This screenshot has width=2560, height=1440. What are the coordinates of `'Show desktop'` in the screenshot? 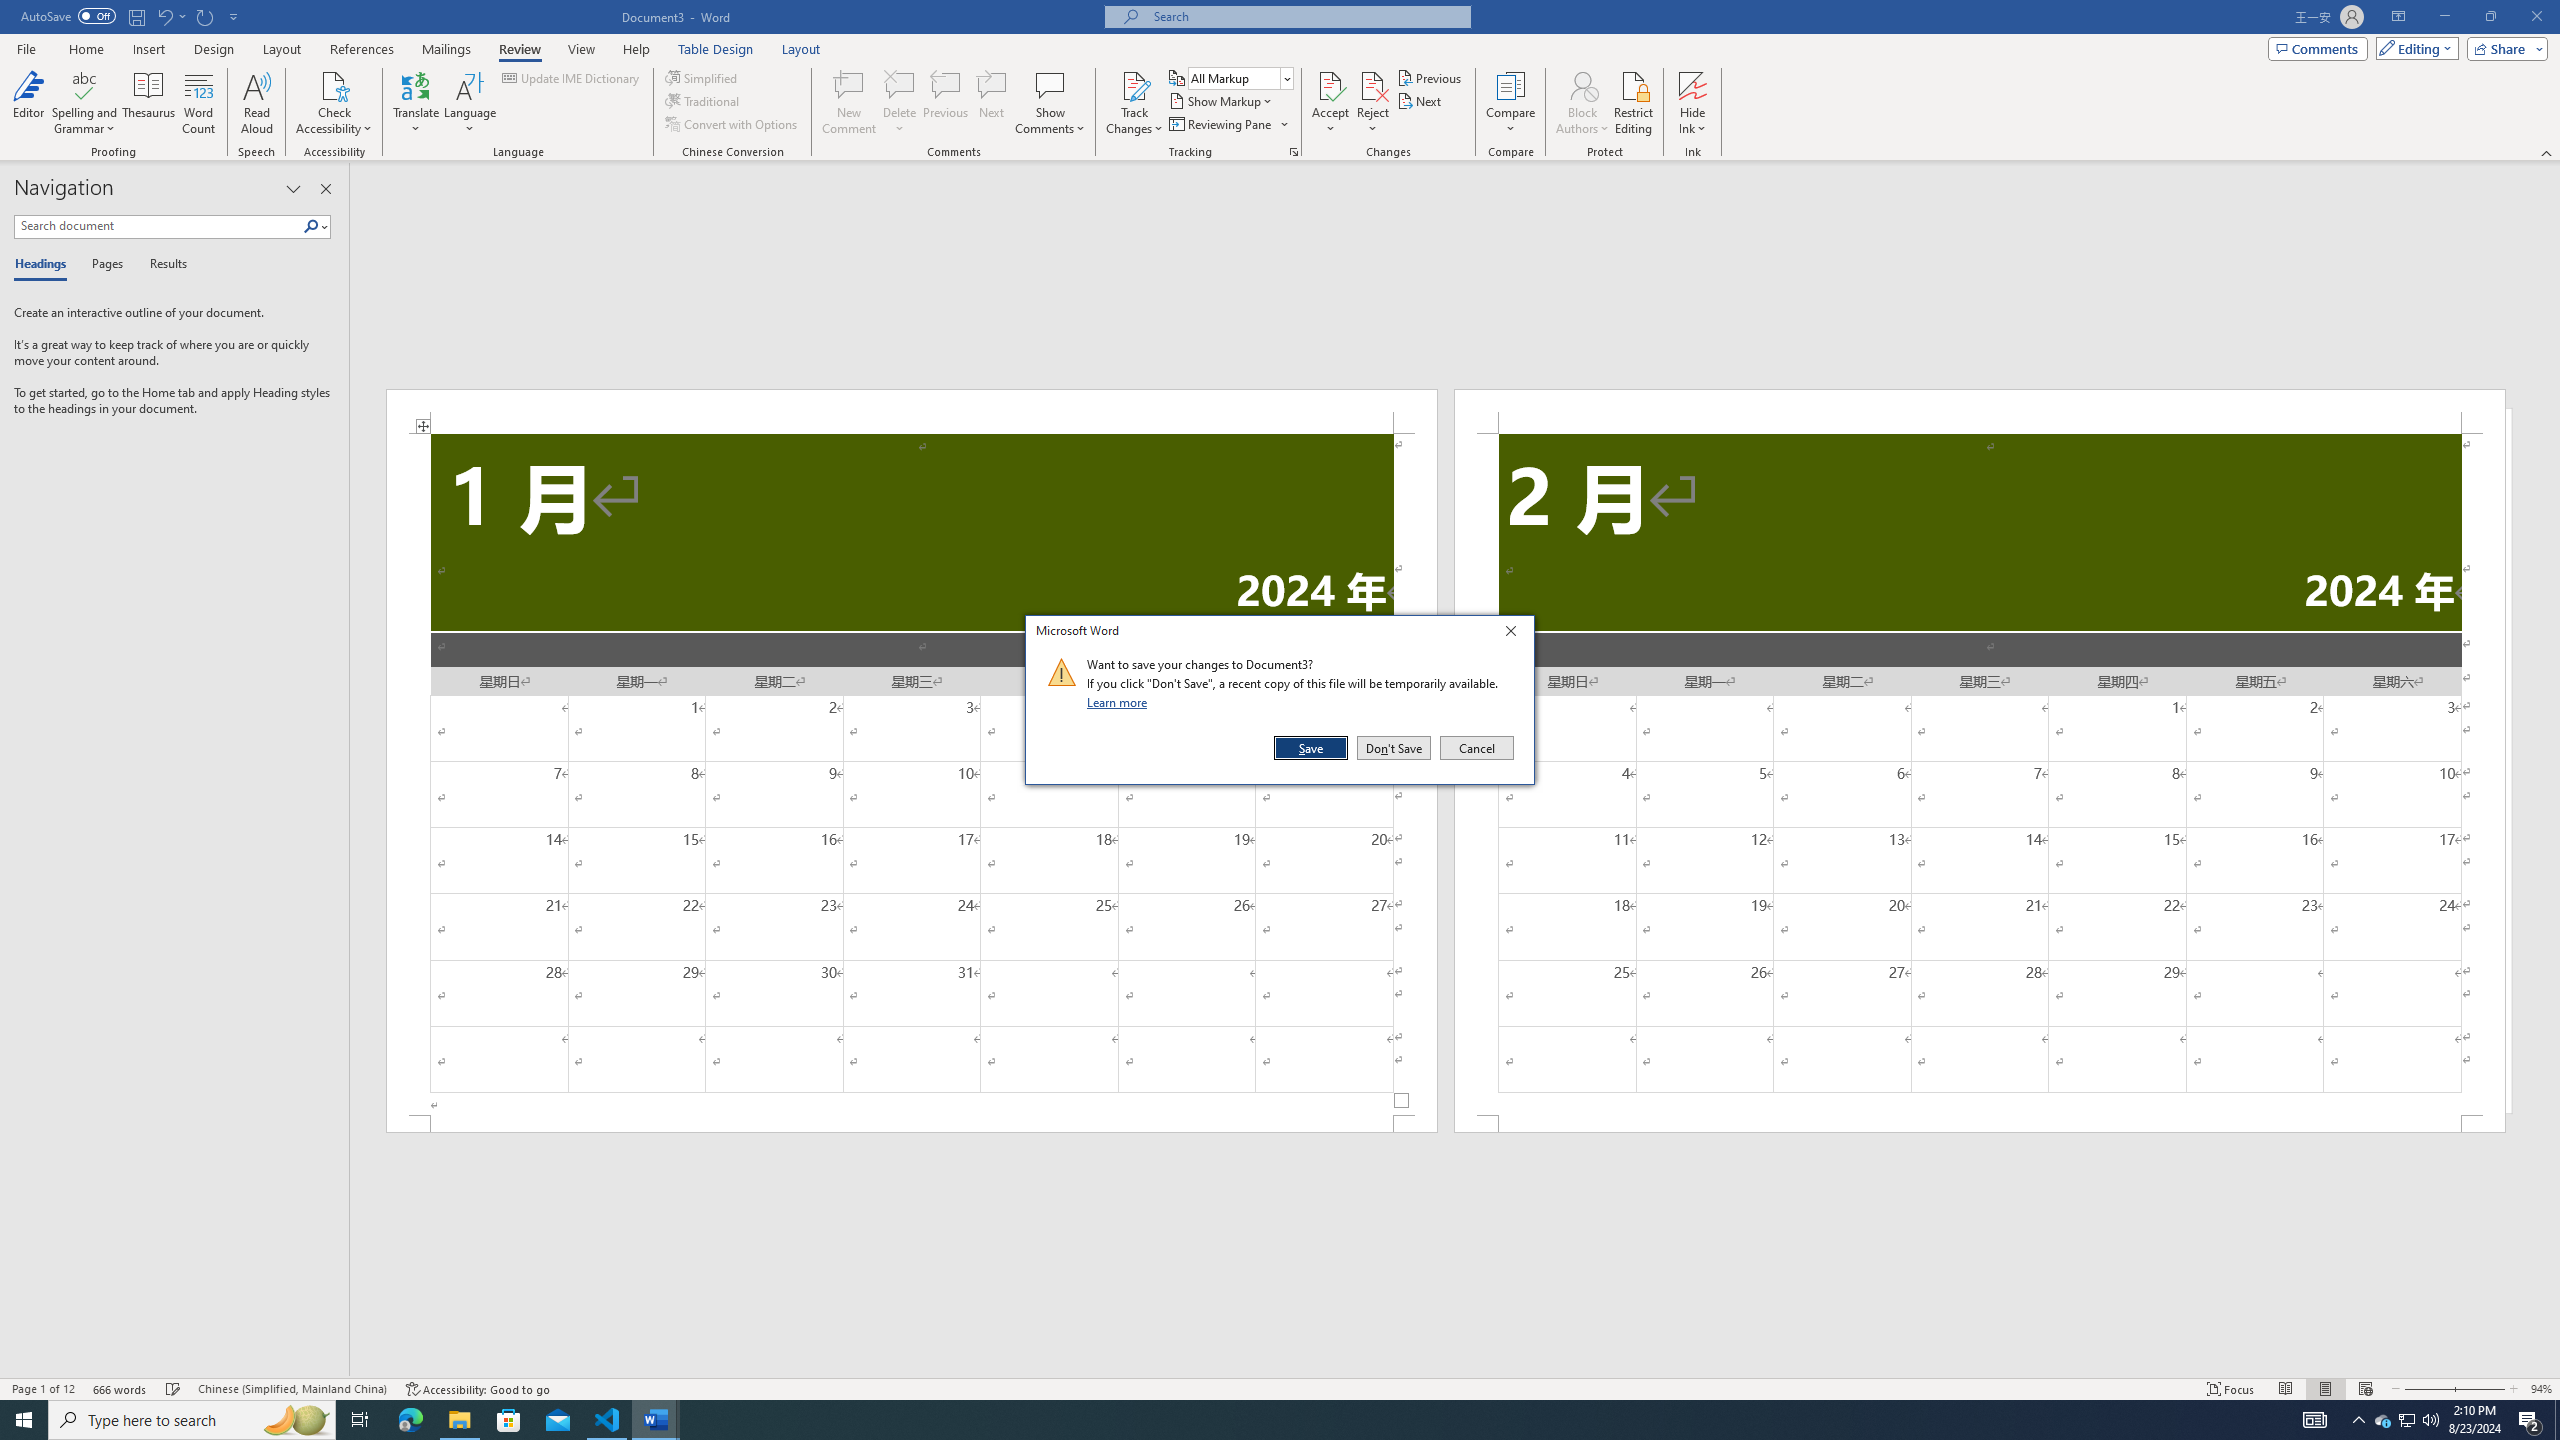 It's located at (2556, 1418).